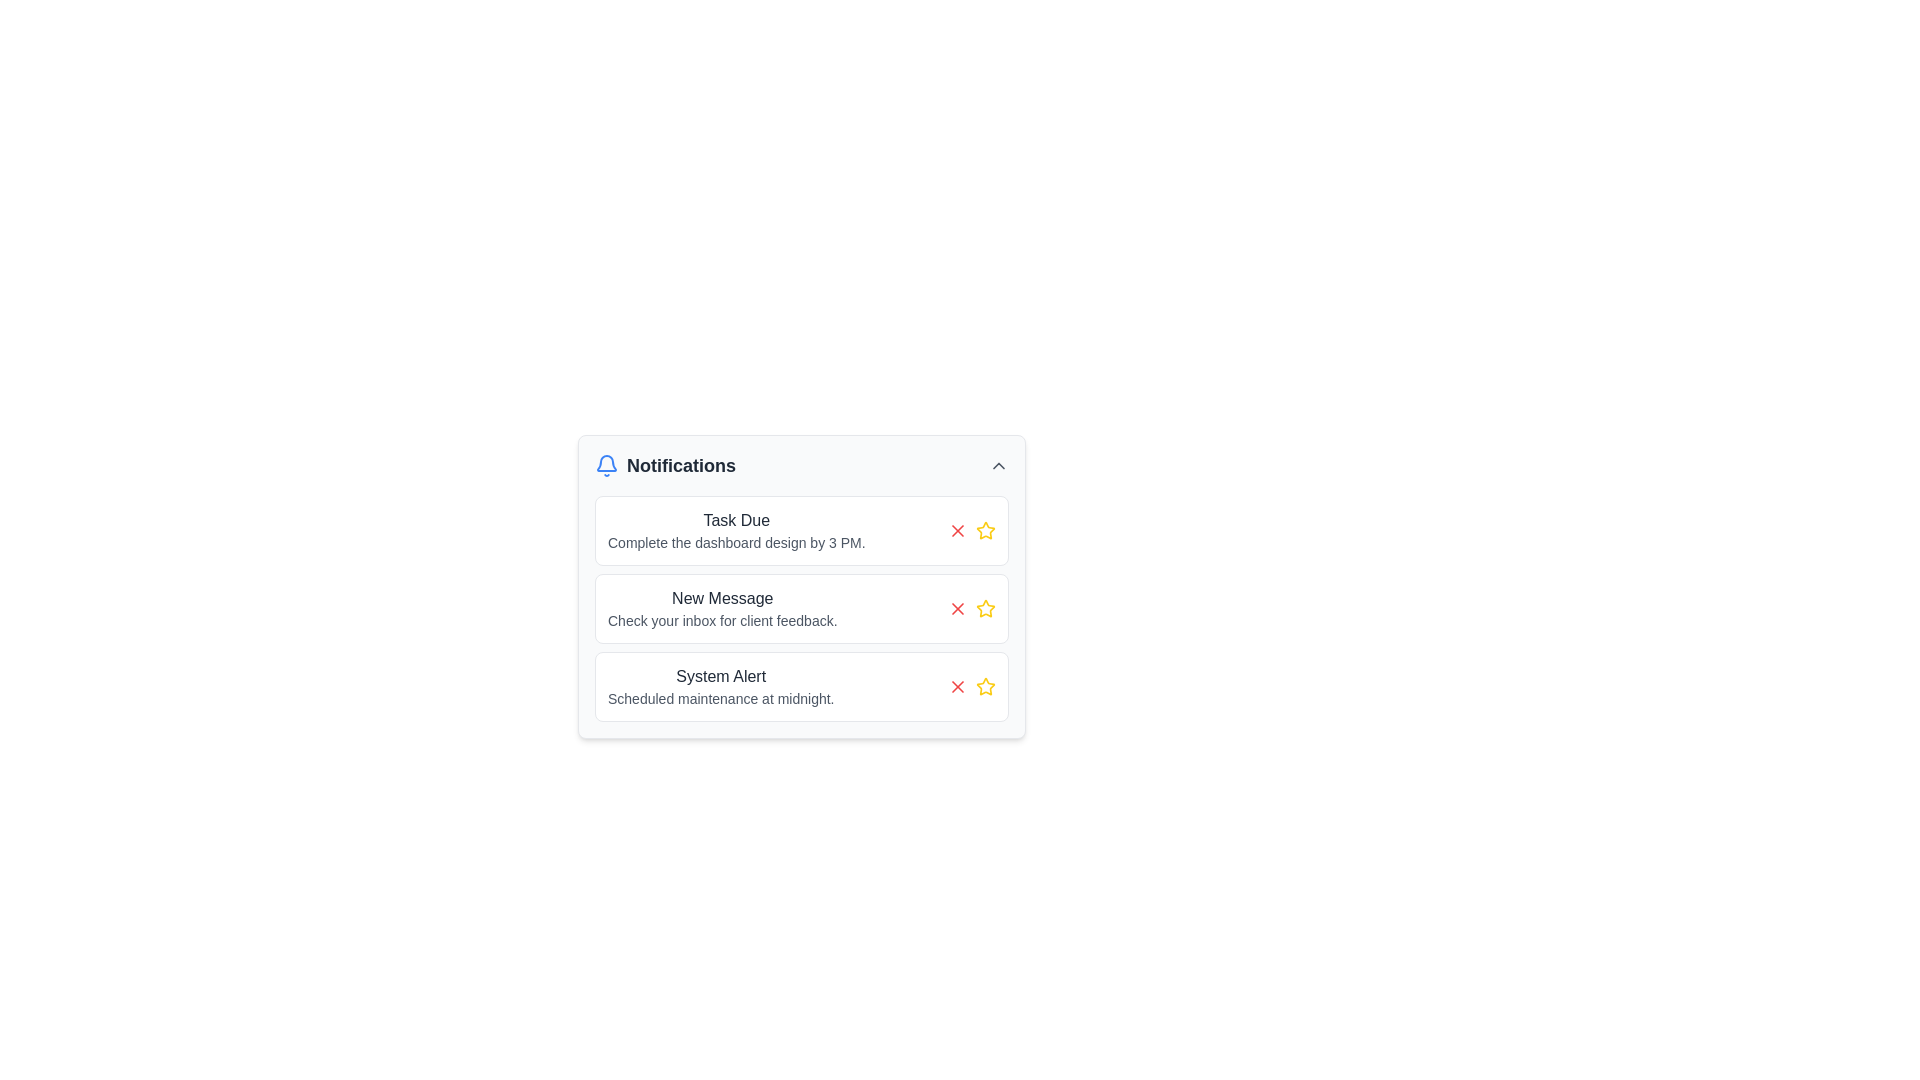  Describe the element at coordinates (985, 685) in the screenshot. I see `the 'favorite' icon located at the far-right of the 'System Alert' notification row` at that location.